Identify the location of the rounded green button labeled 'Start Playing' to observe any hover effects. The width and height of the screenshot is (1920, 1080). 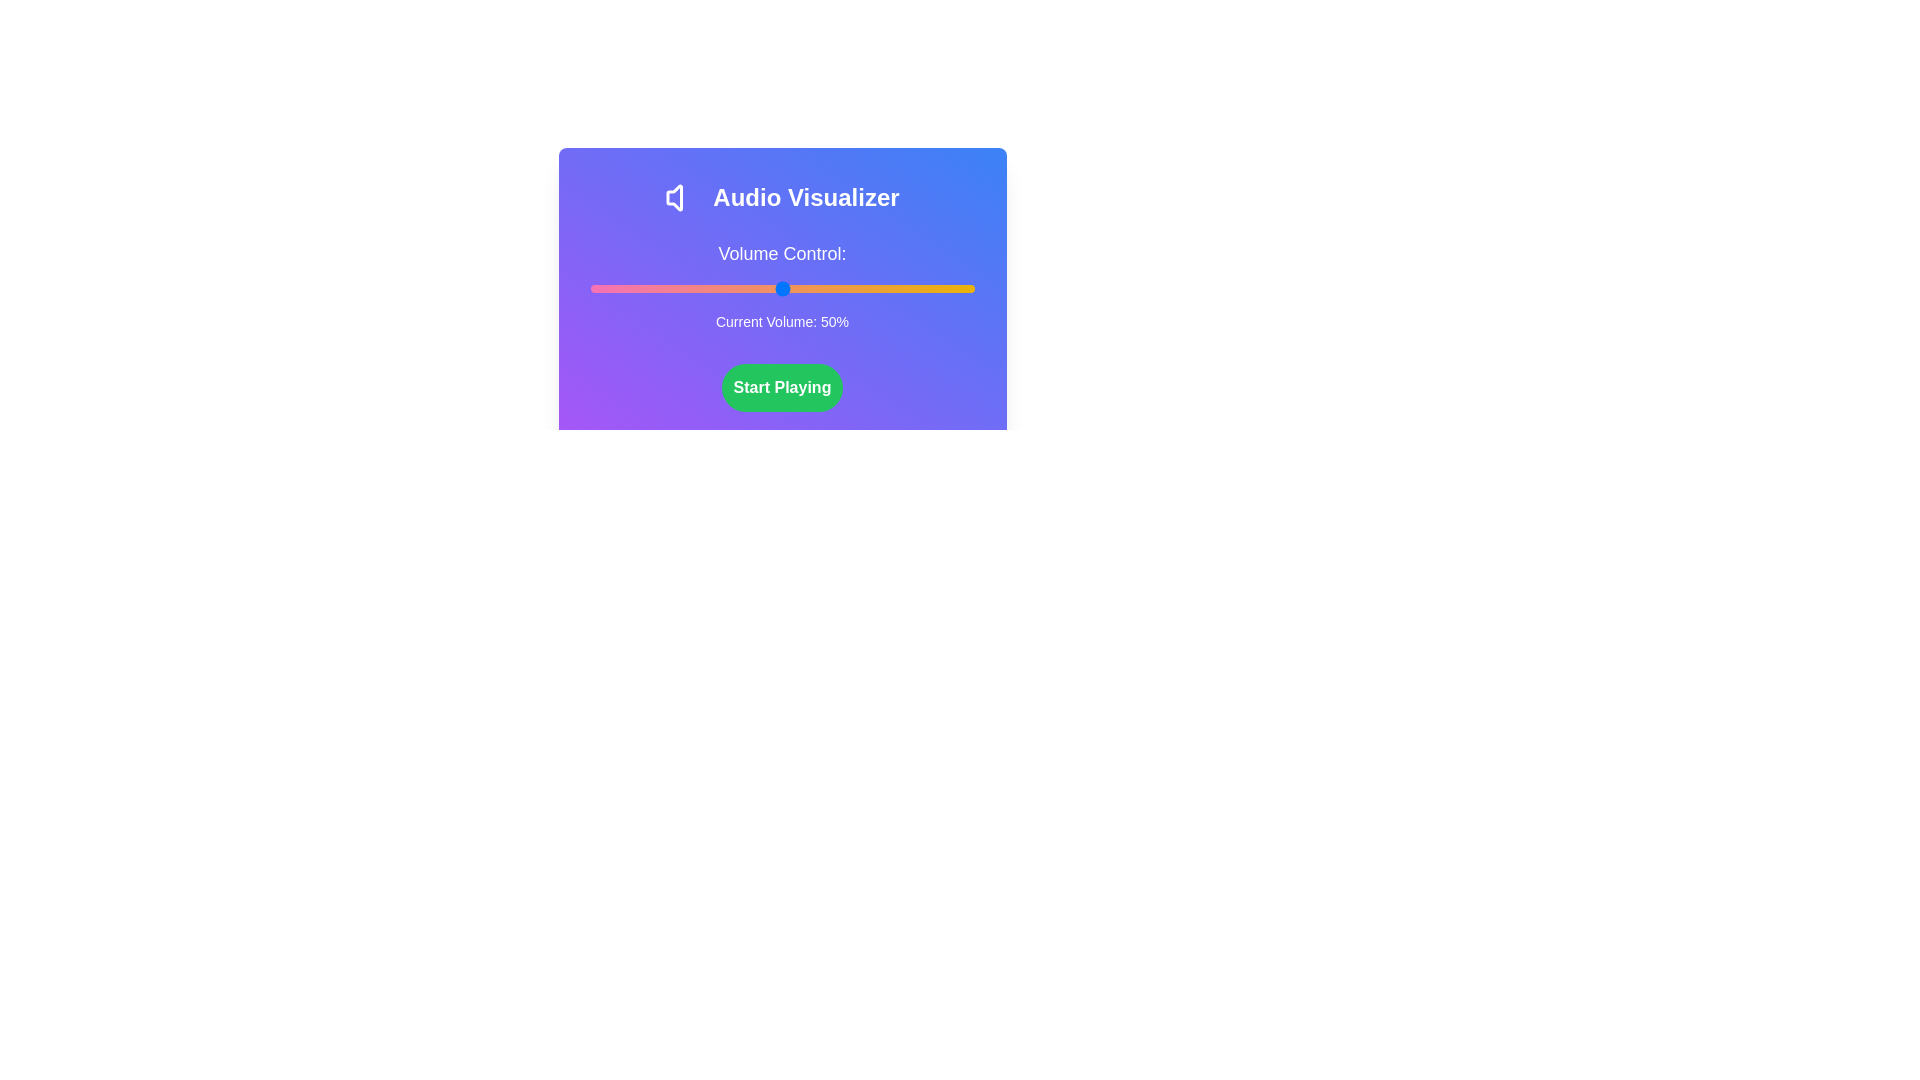
(781, 388).